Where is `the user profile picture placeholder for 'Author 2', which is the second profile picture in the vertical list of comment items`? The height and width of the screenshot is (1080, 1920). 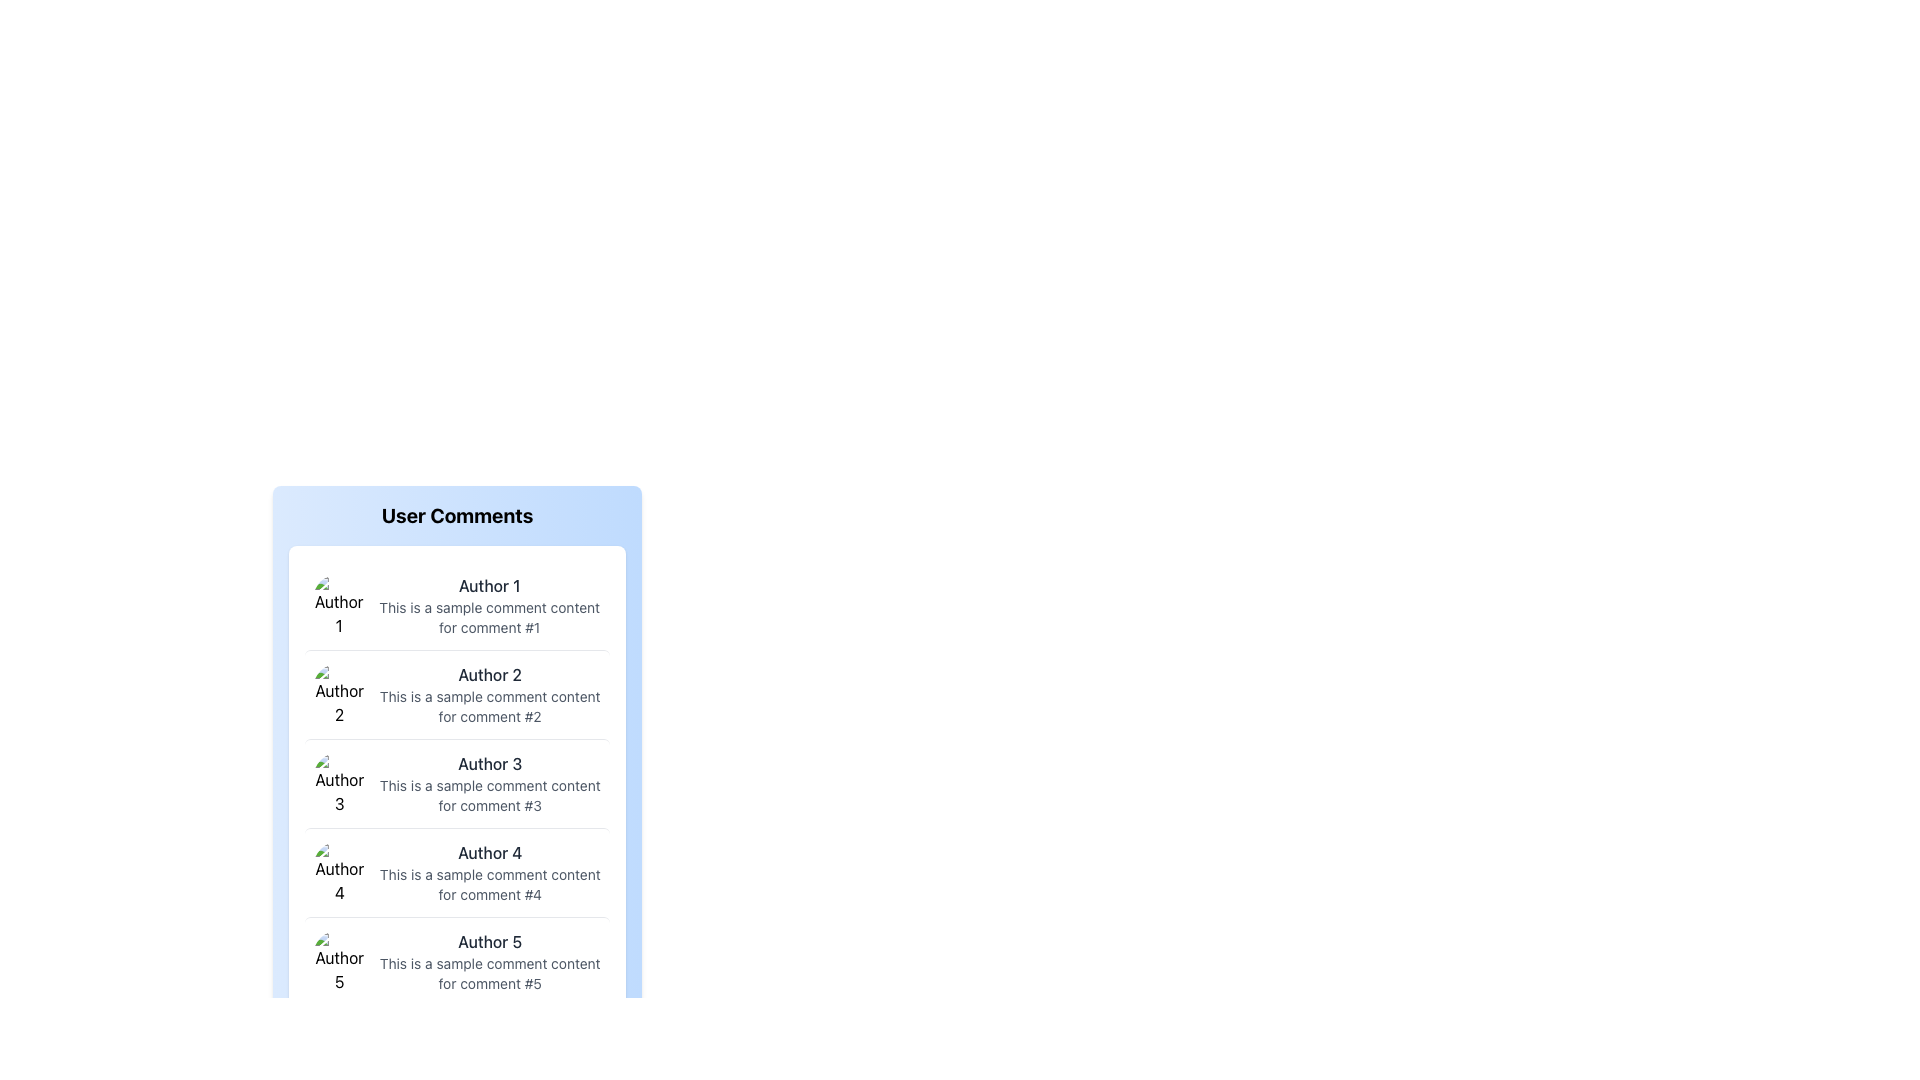 the user profile picture placeholder for 'Author 2', which is the second profile picture in the vertical list of comment items is located at coordinates (339, 693).